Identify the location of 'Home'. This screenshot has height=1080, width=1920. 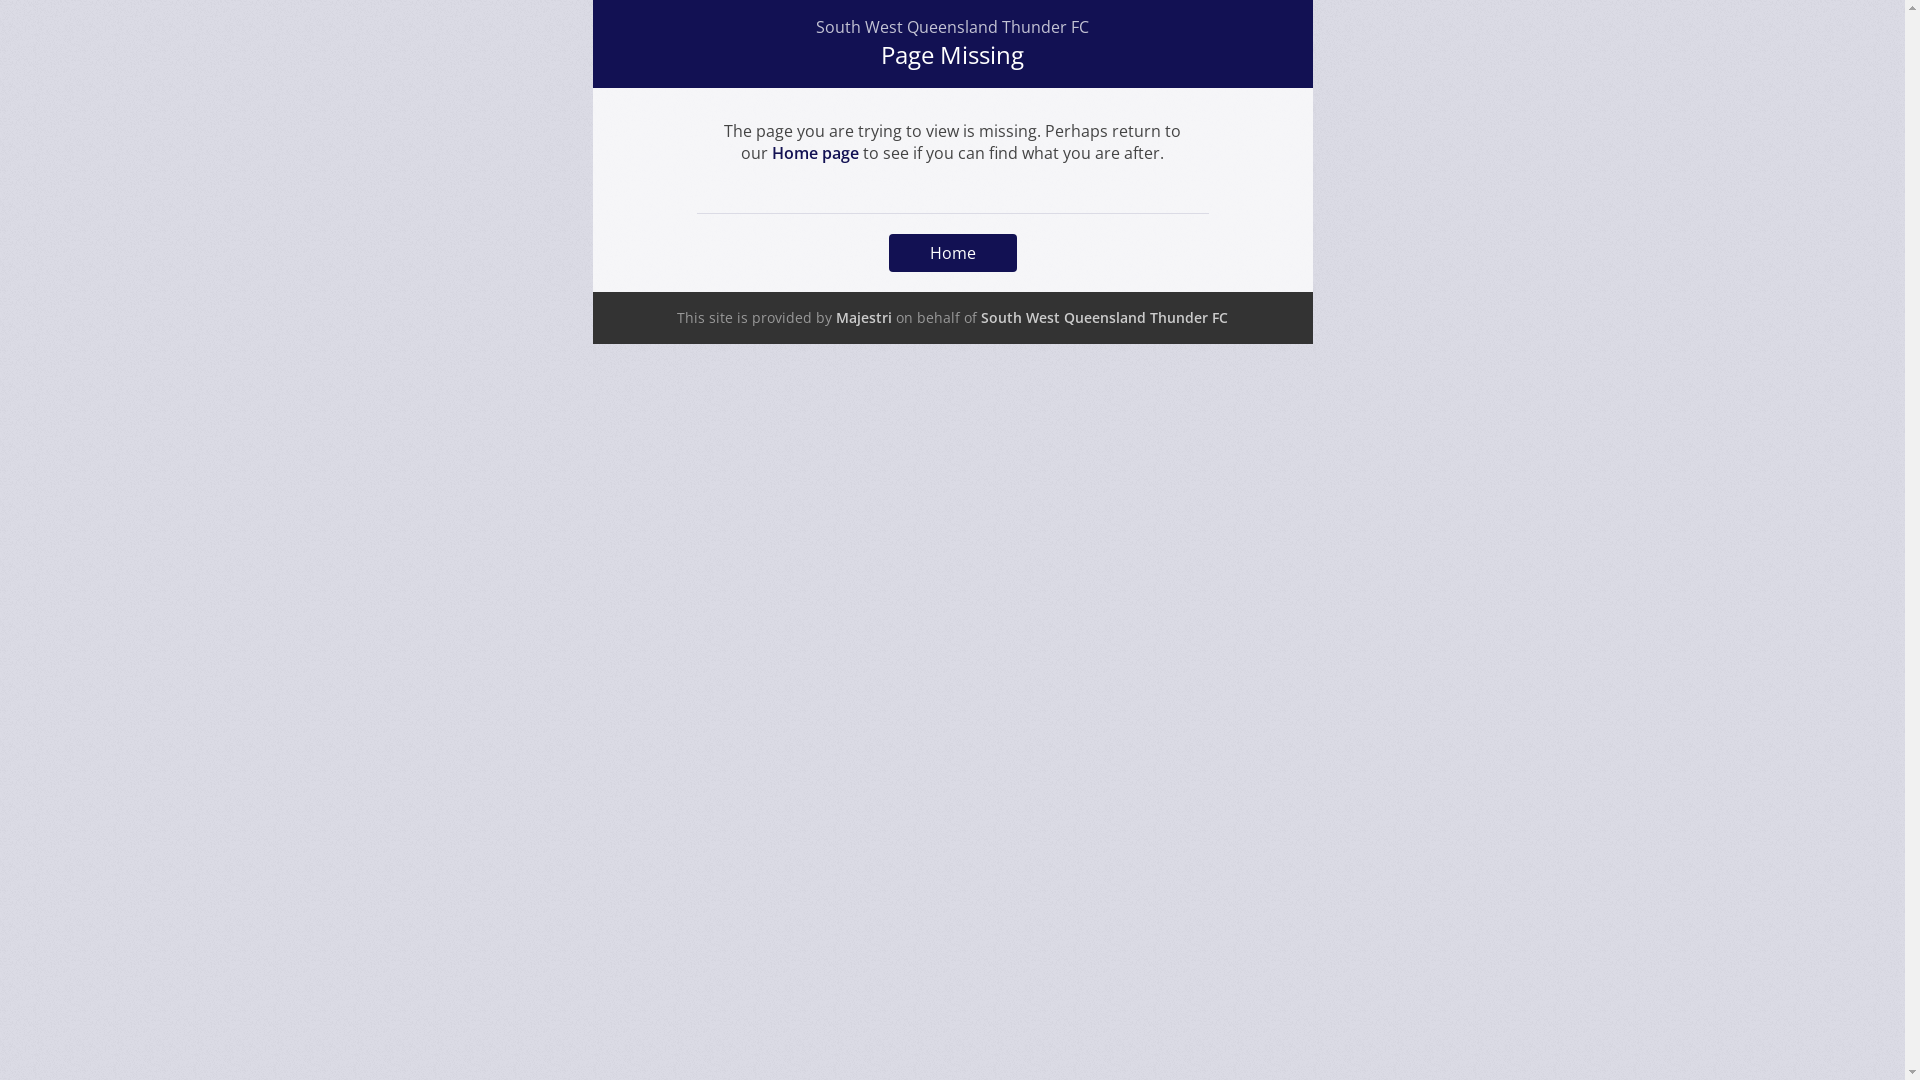
(950, 252).